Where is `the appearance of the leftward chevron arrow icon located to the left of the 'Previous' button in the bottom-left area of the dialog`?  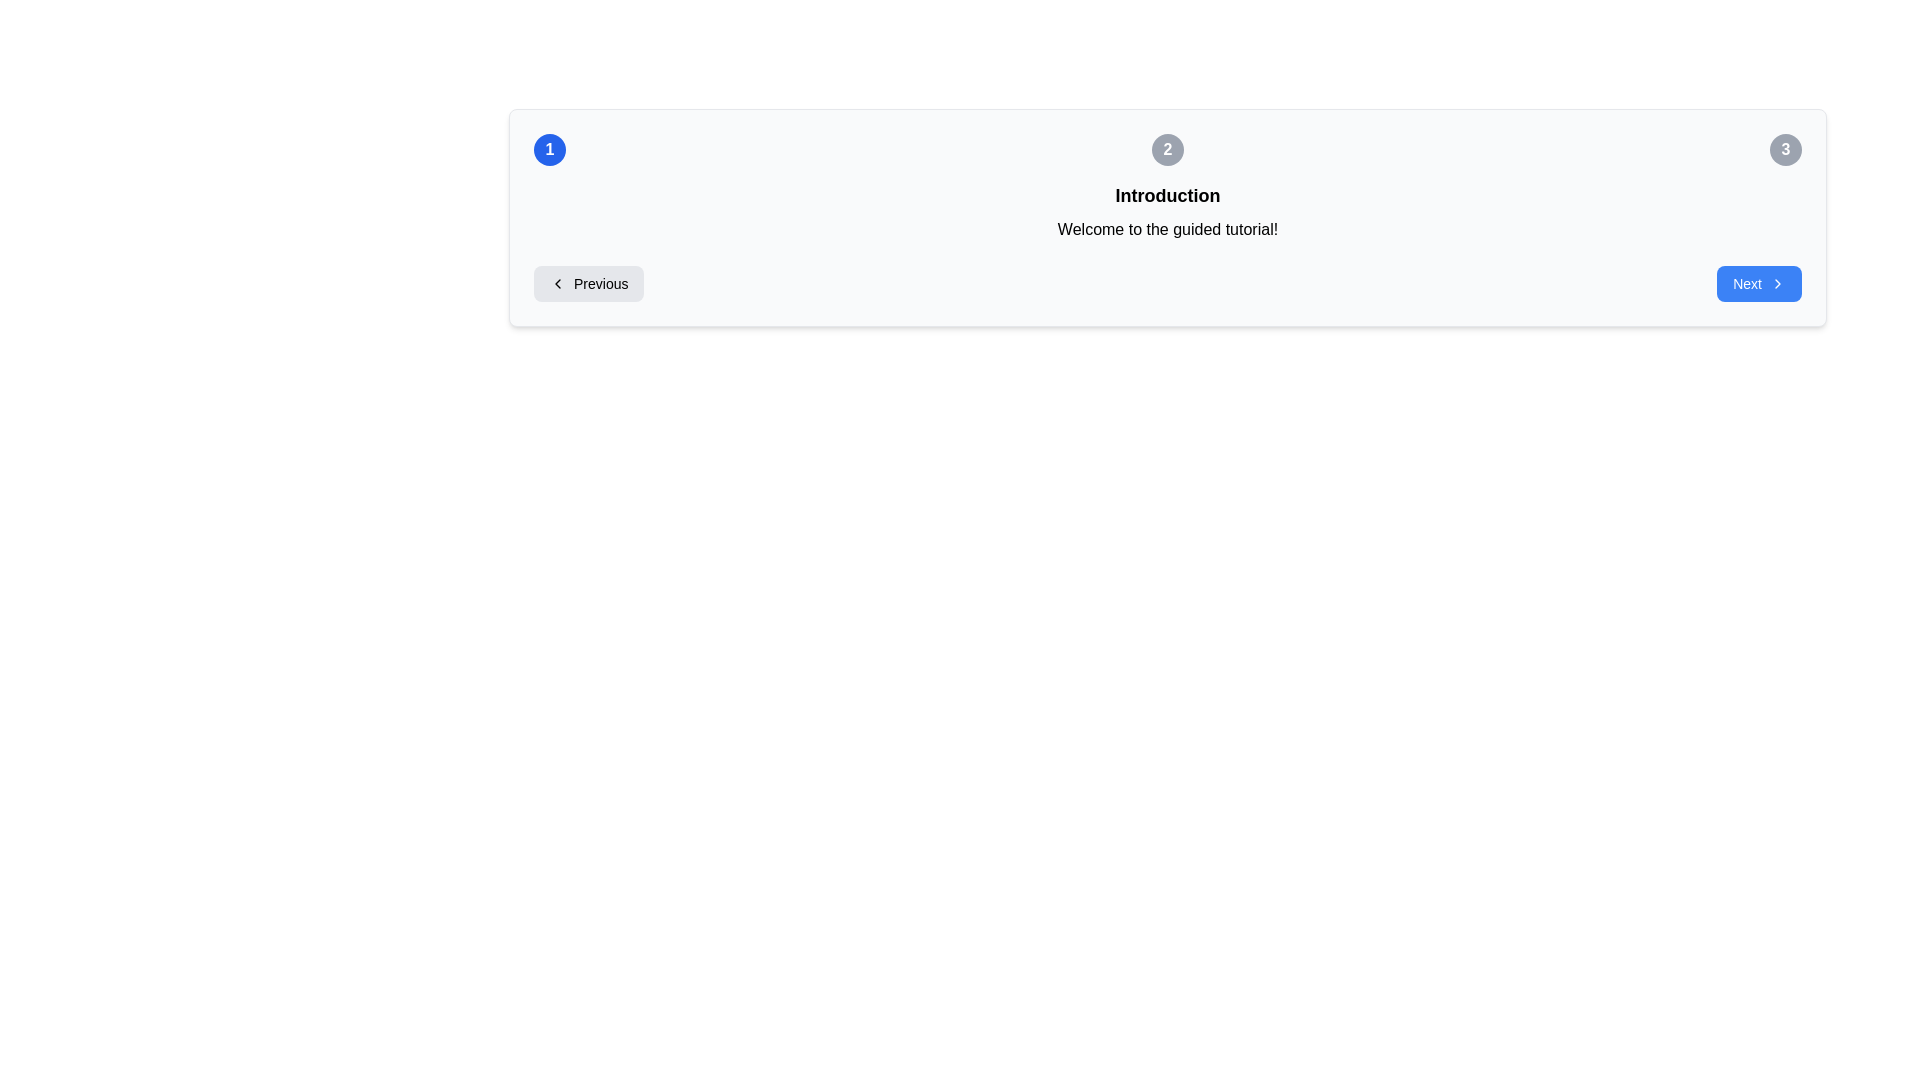
the appearance of the leftward chevron arrow icon located to the left of the 'Previous' button in the bottom-left area of the dialog is located at coordinates (557, 284).